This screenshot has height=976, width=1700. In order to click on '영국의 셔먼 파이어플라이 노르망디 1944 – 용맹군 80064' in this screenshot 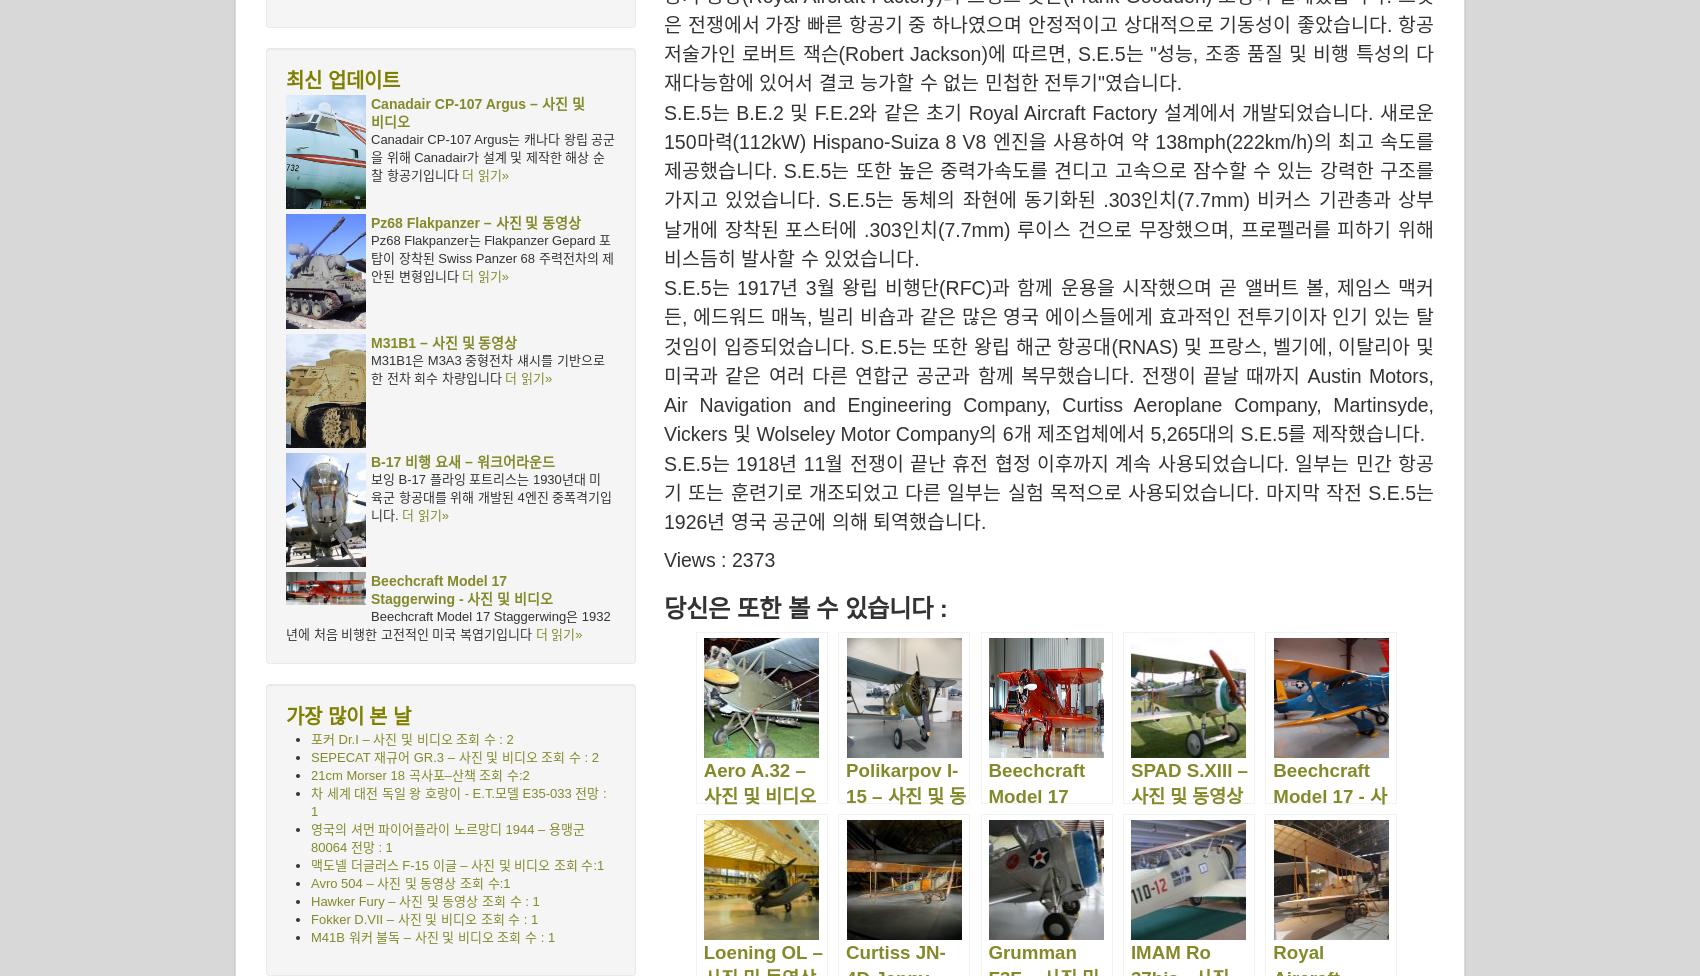, I will do `click(447, 838)`.